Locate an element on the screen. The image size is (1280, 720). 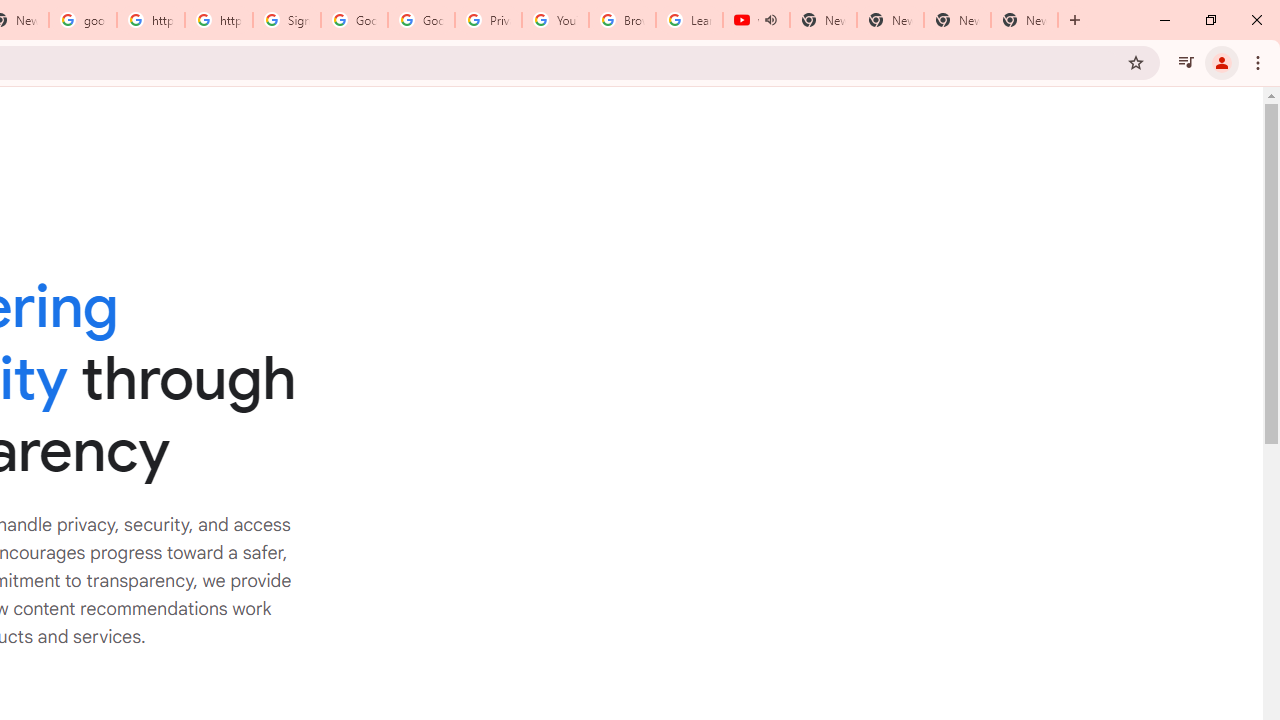
'YouTube' is located at coordinates (555, 20).